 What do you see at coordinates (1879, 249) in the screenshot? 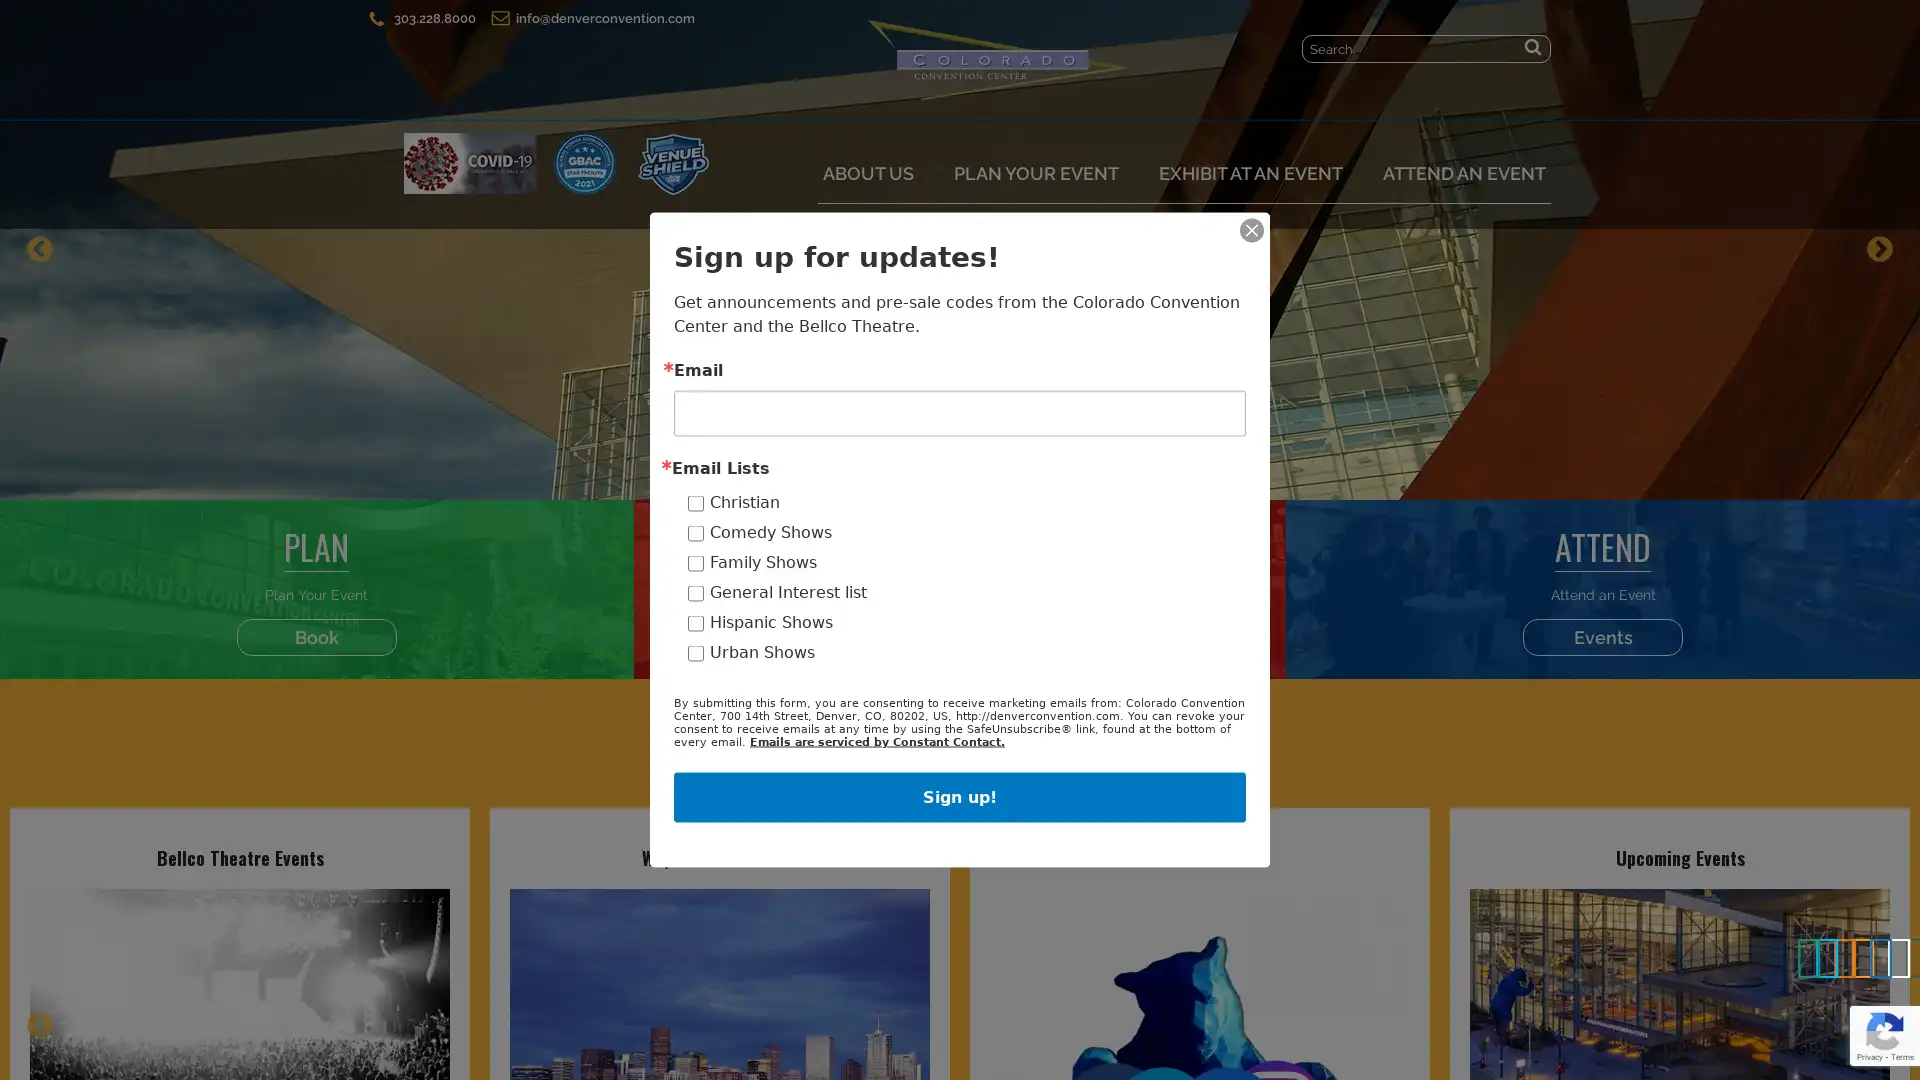
I see `Next` at bounding box center [1879, 249].